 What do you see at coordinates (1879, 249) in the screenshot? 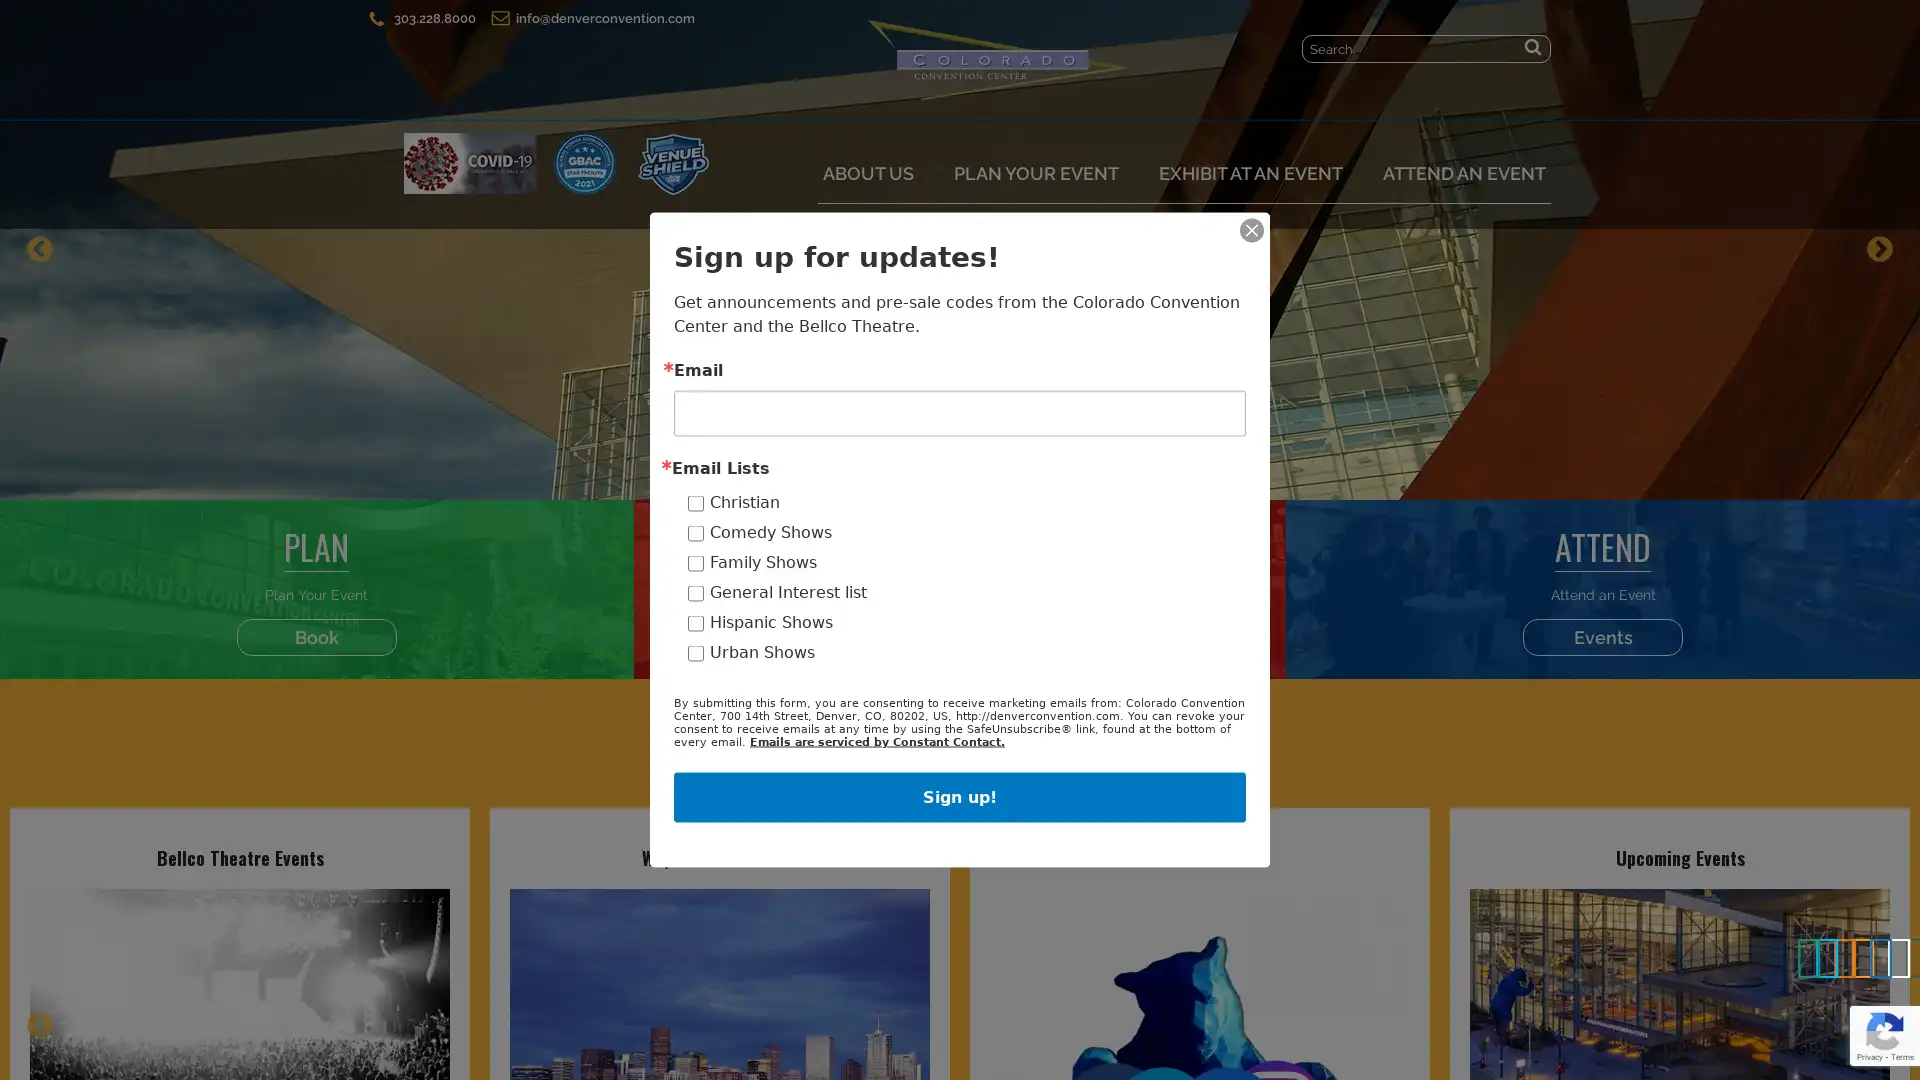
I see `Next` at bounding box center [1879, 249].